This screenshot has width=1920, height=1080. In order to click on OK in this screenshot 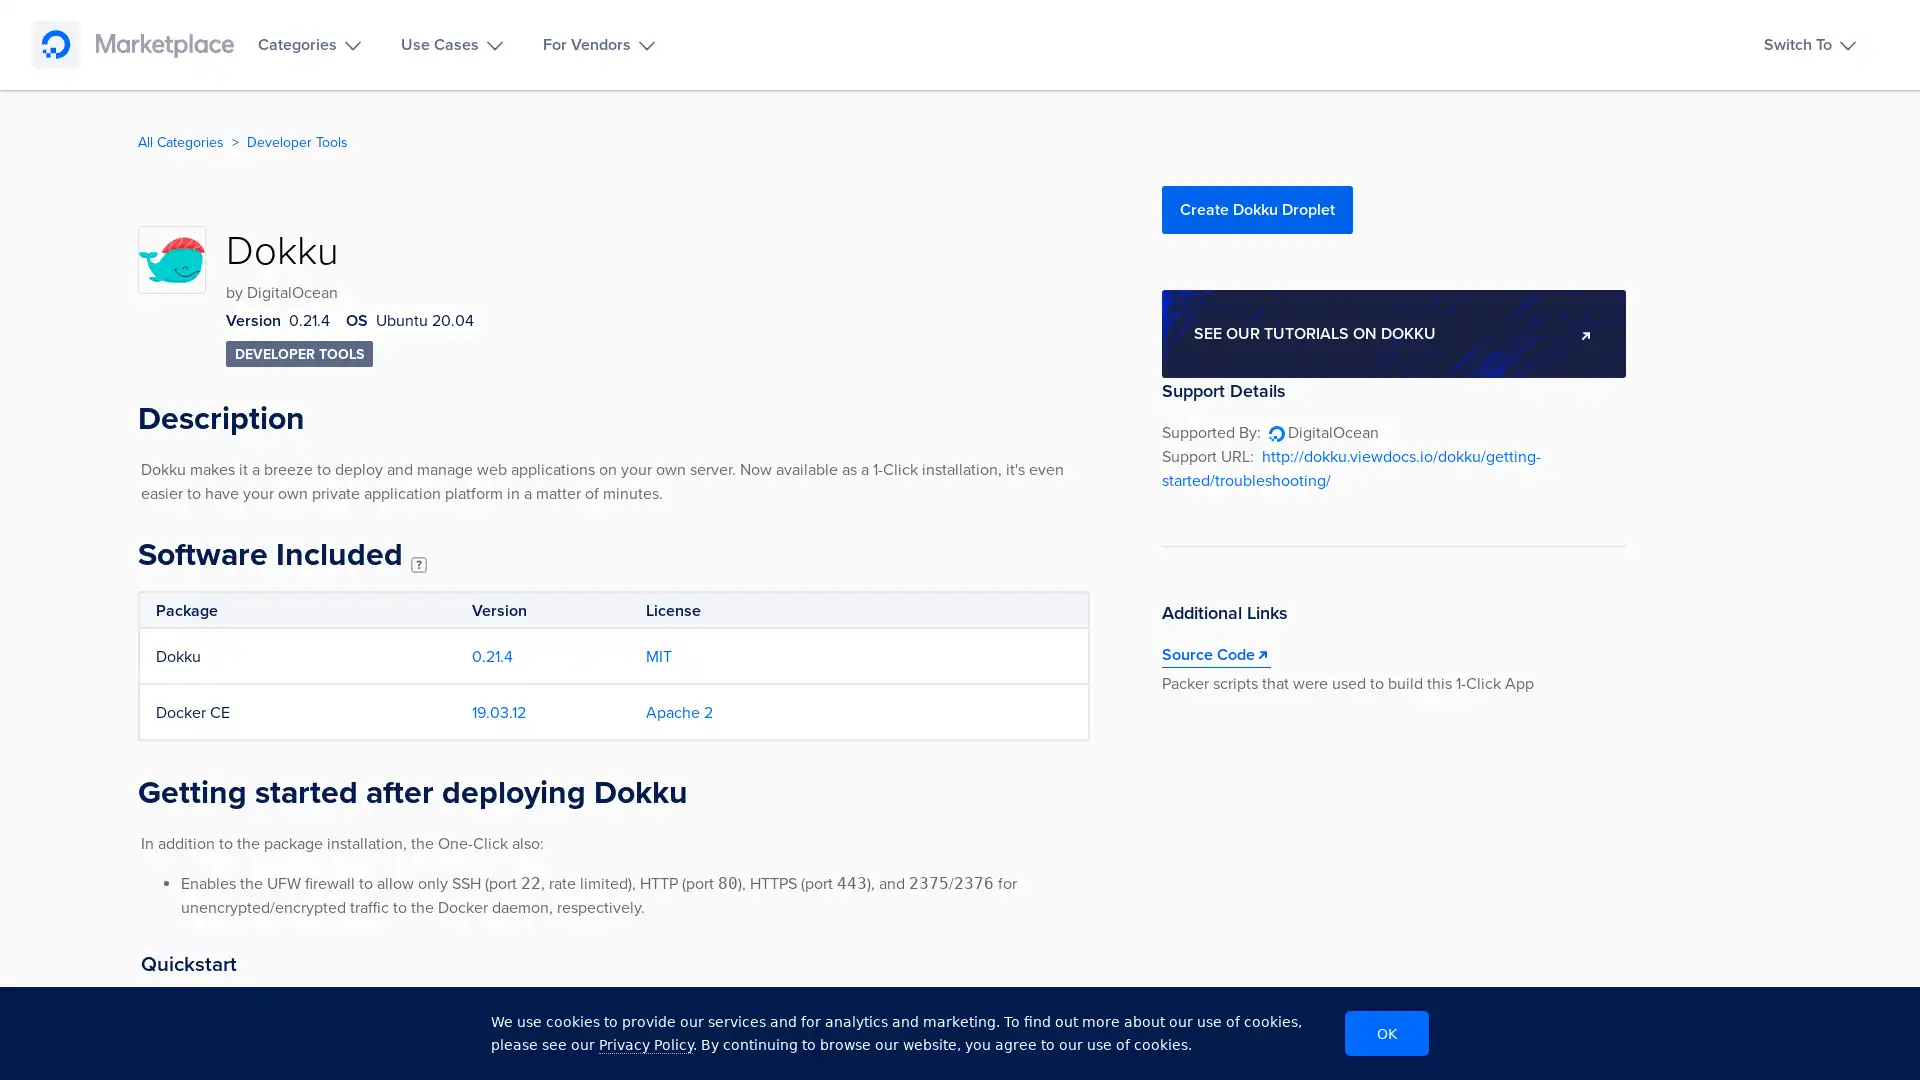, I will do `click(1386, 1033)`.